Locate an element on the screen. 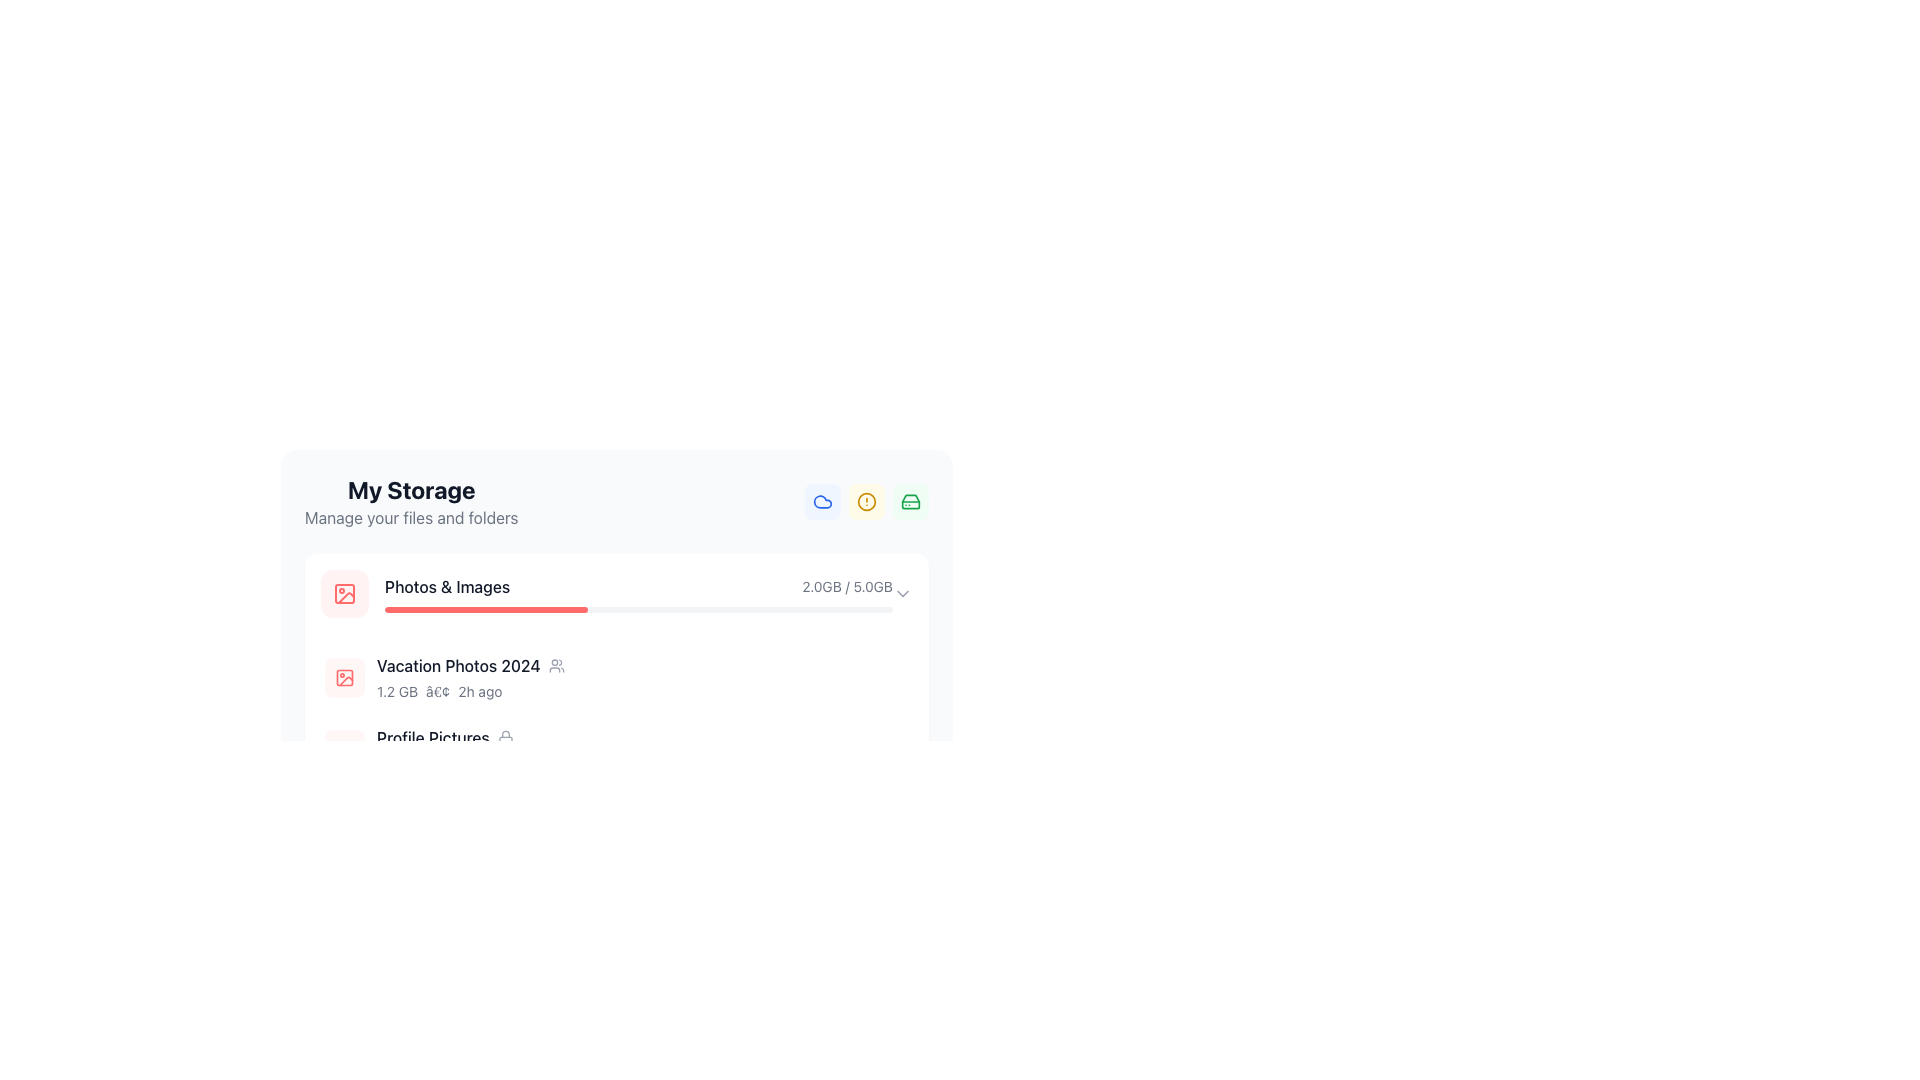  the bullet point symbol located between the texts '1.2 GB' and '2h ago' under 'Vacation Photos 2024' is located at coordinates (437, 690).